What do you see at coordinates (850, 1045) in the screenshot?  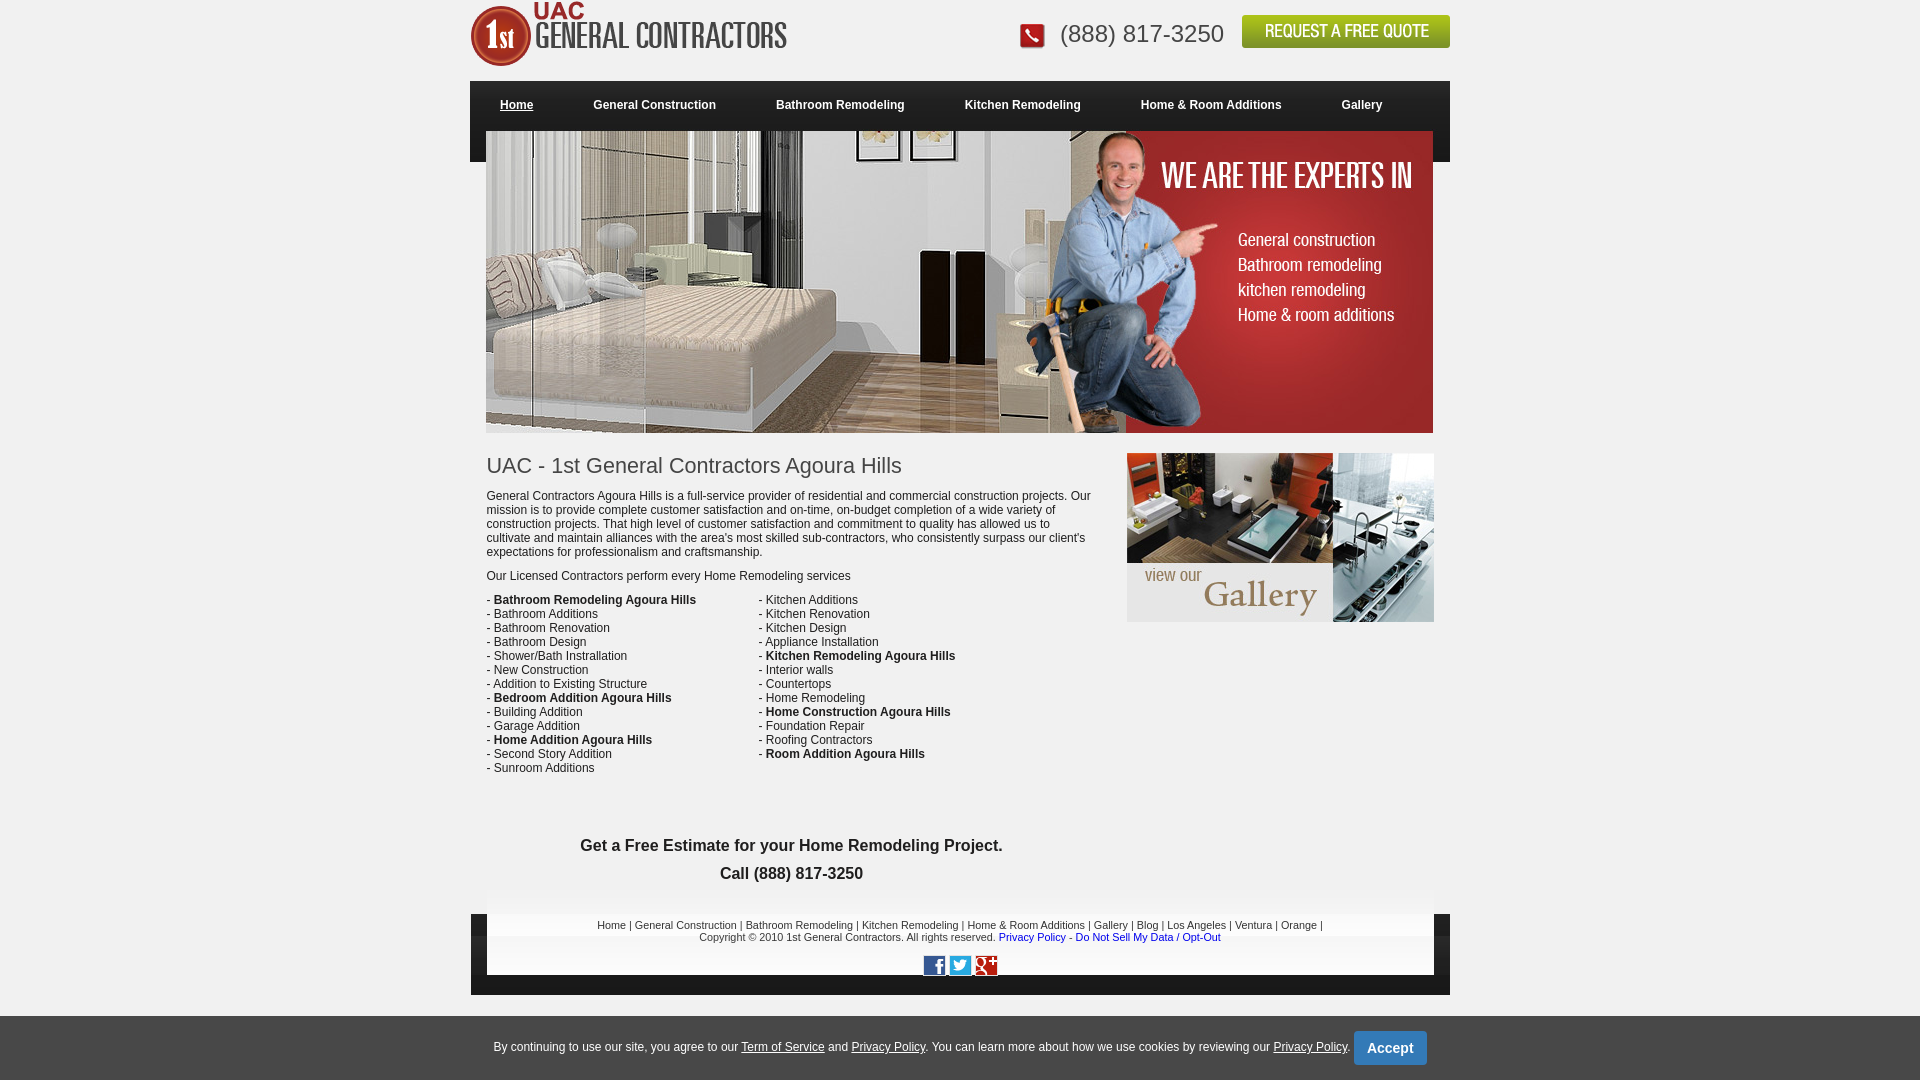 I see `'Privacy Policy'` at bounding box center [850, 1045].